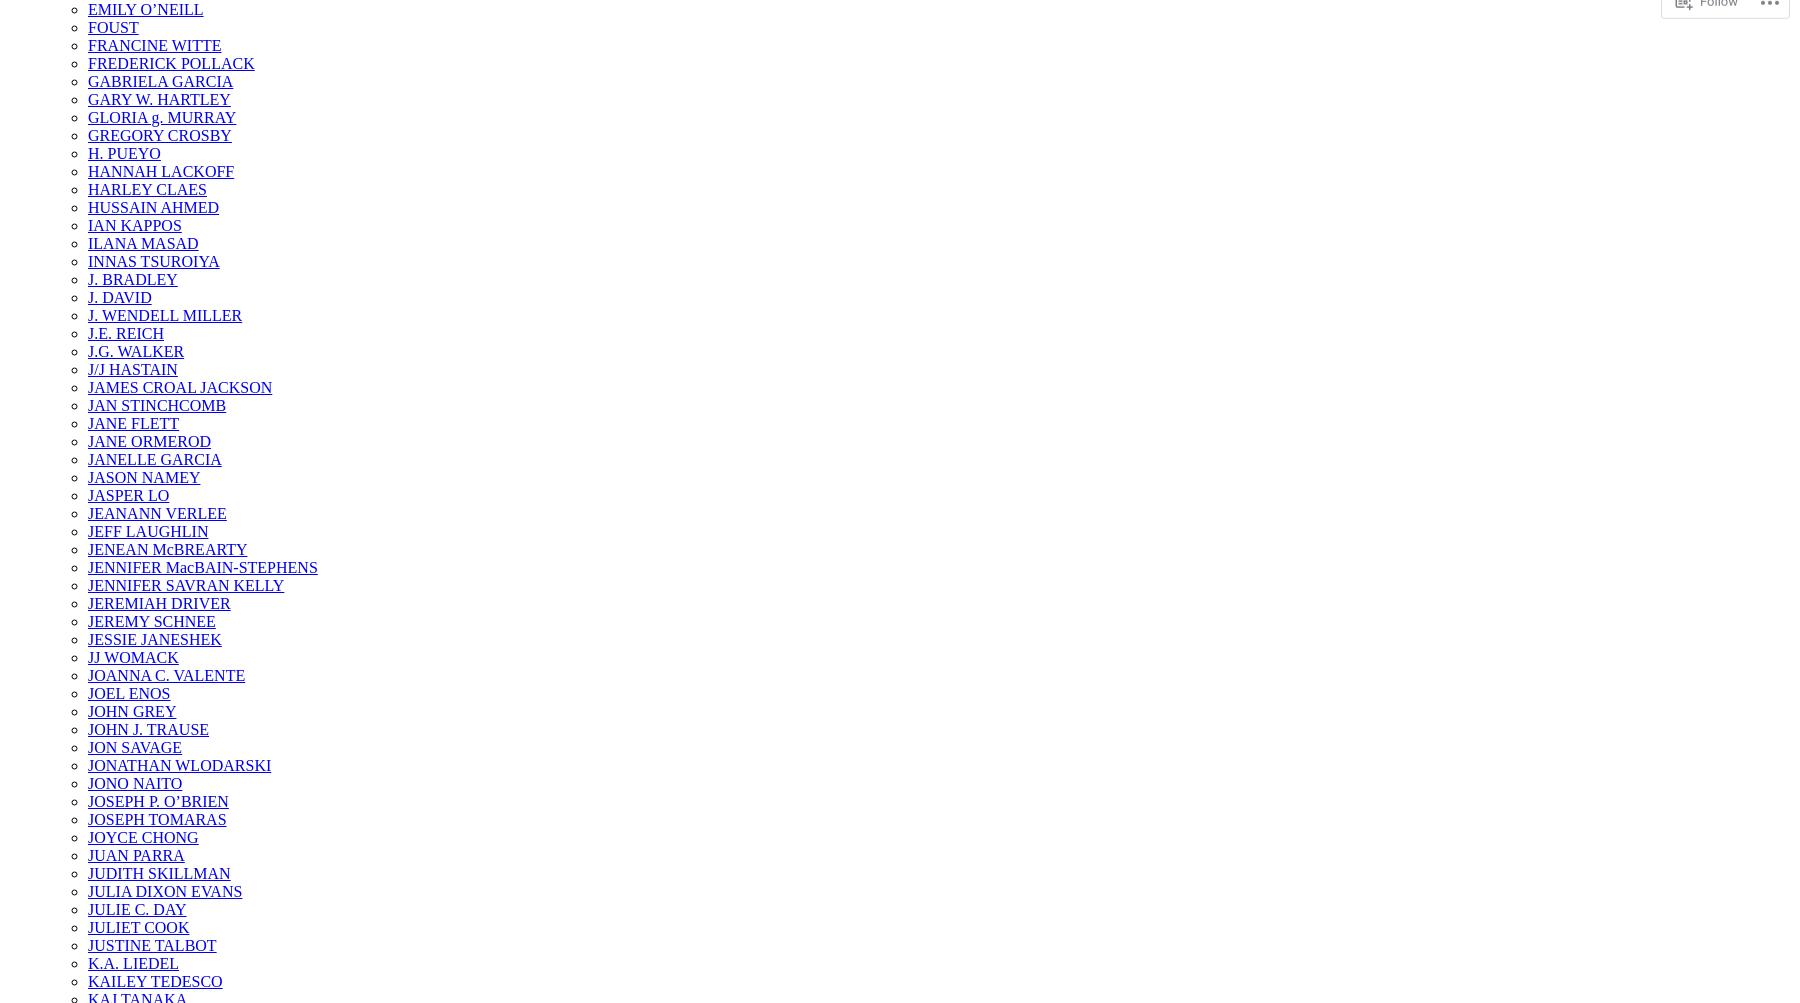 The image size is (1800, 1003). What do you see at coordinates (147, 530) in the screenshot?
I see `'JEFF LAUGHLIN'` at bounding box center [147, 530].